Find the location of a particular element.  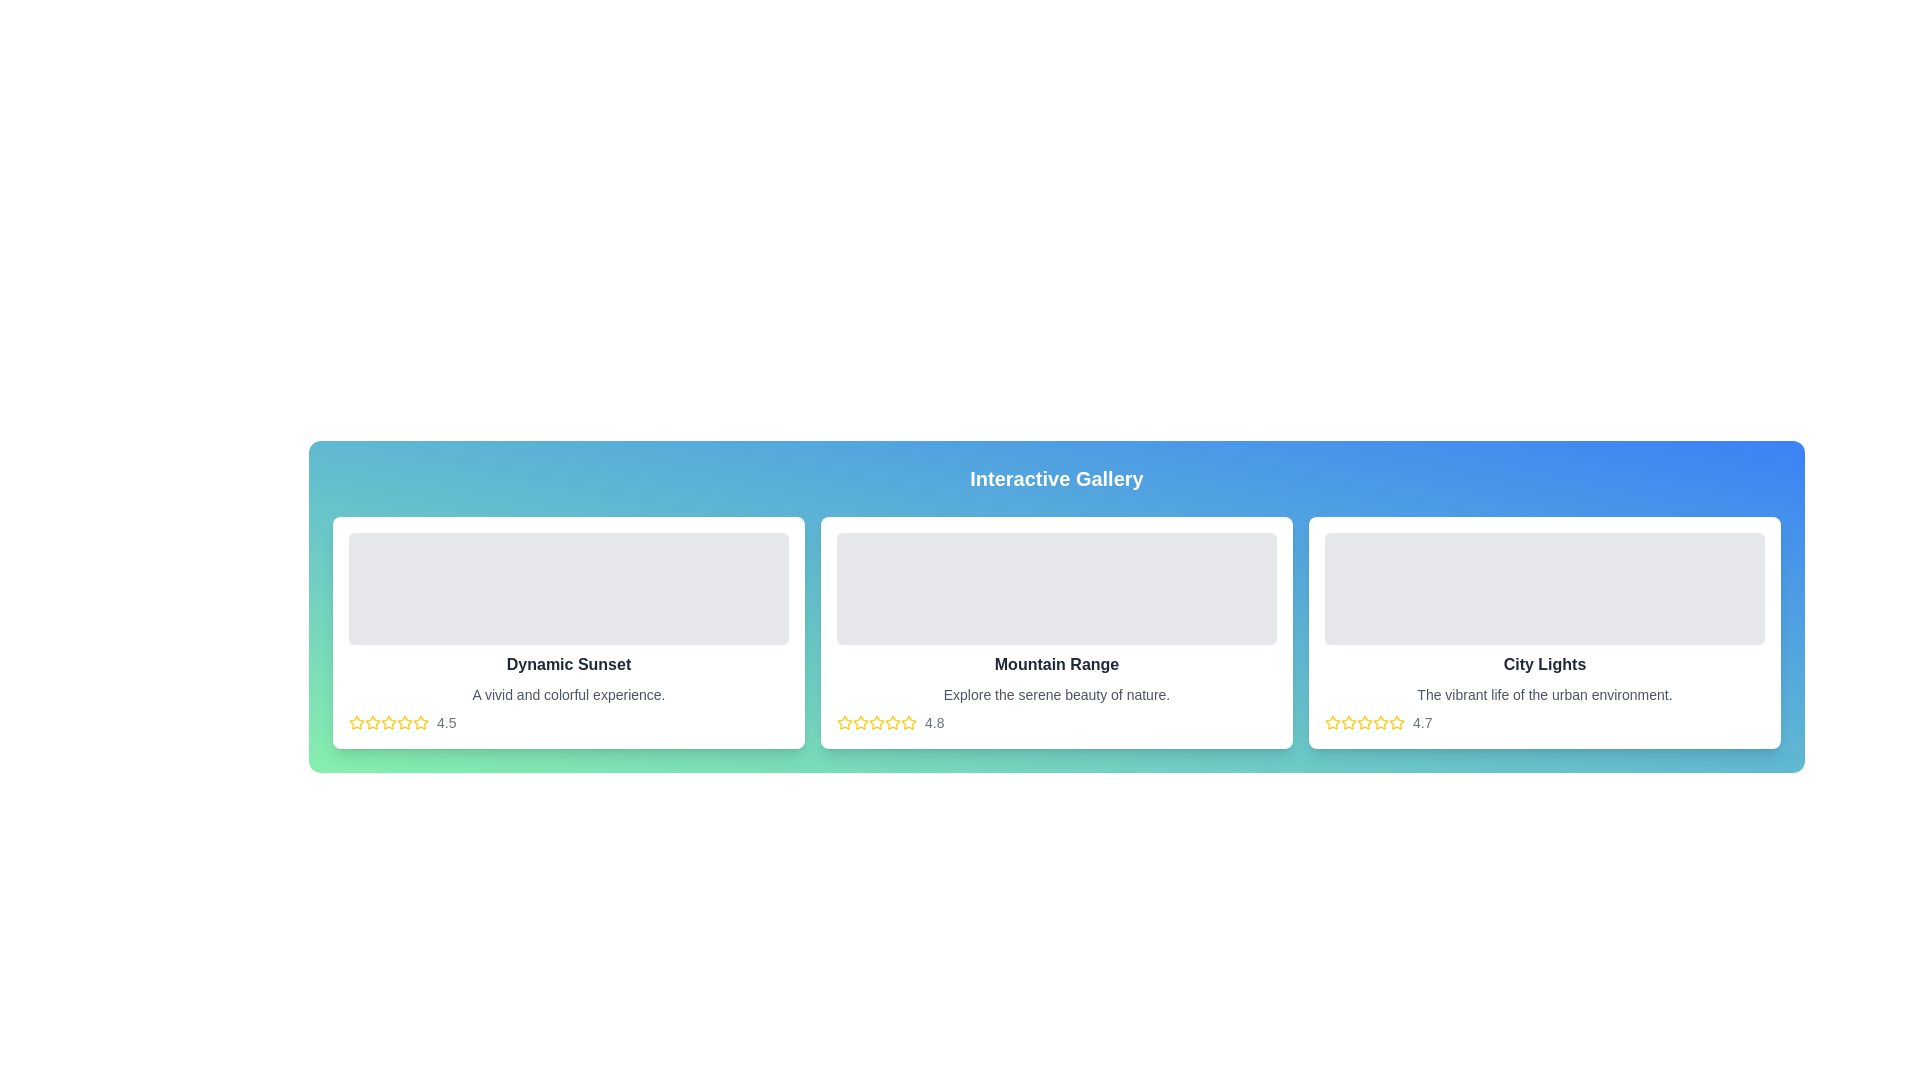

the sixth star icon in the rating system beneath the 'Dynamic Sunset' card, which is aligned with other star icons and beside the '4.5' rating text is located at coordinates (403, 722).